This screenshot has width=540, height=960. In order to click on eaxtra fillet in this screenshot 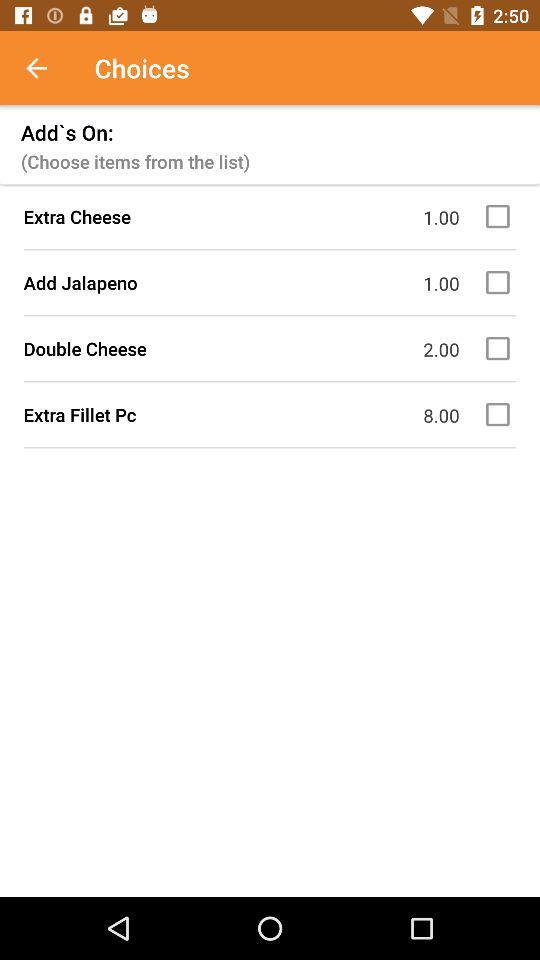, I will do `click(500, 413)`.